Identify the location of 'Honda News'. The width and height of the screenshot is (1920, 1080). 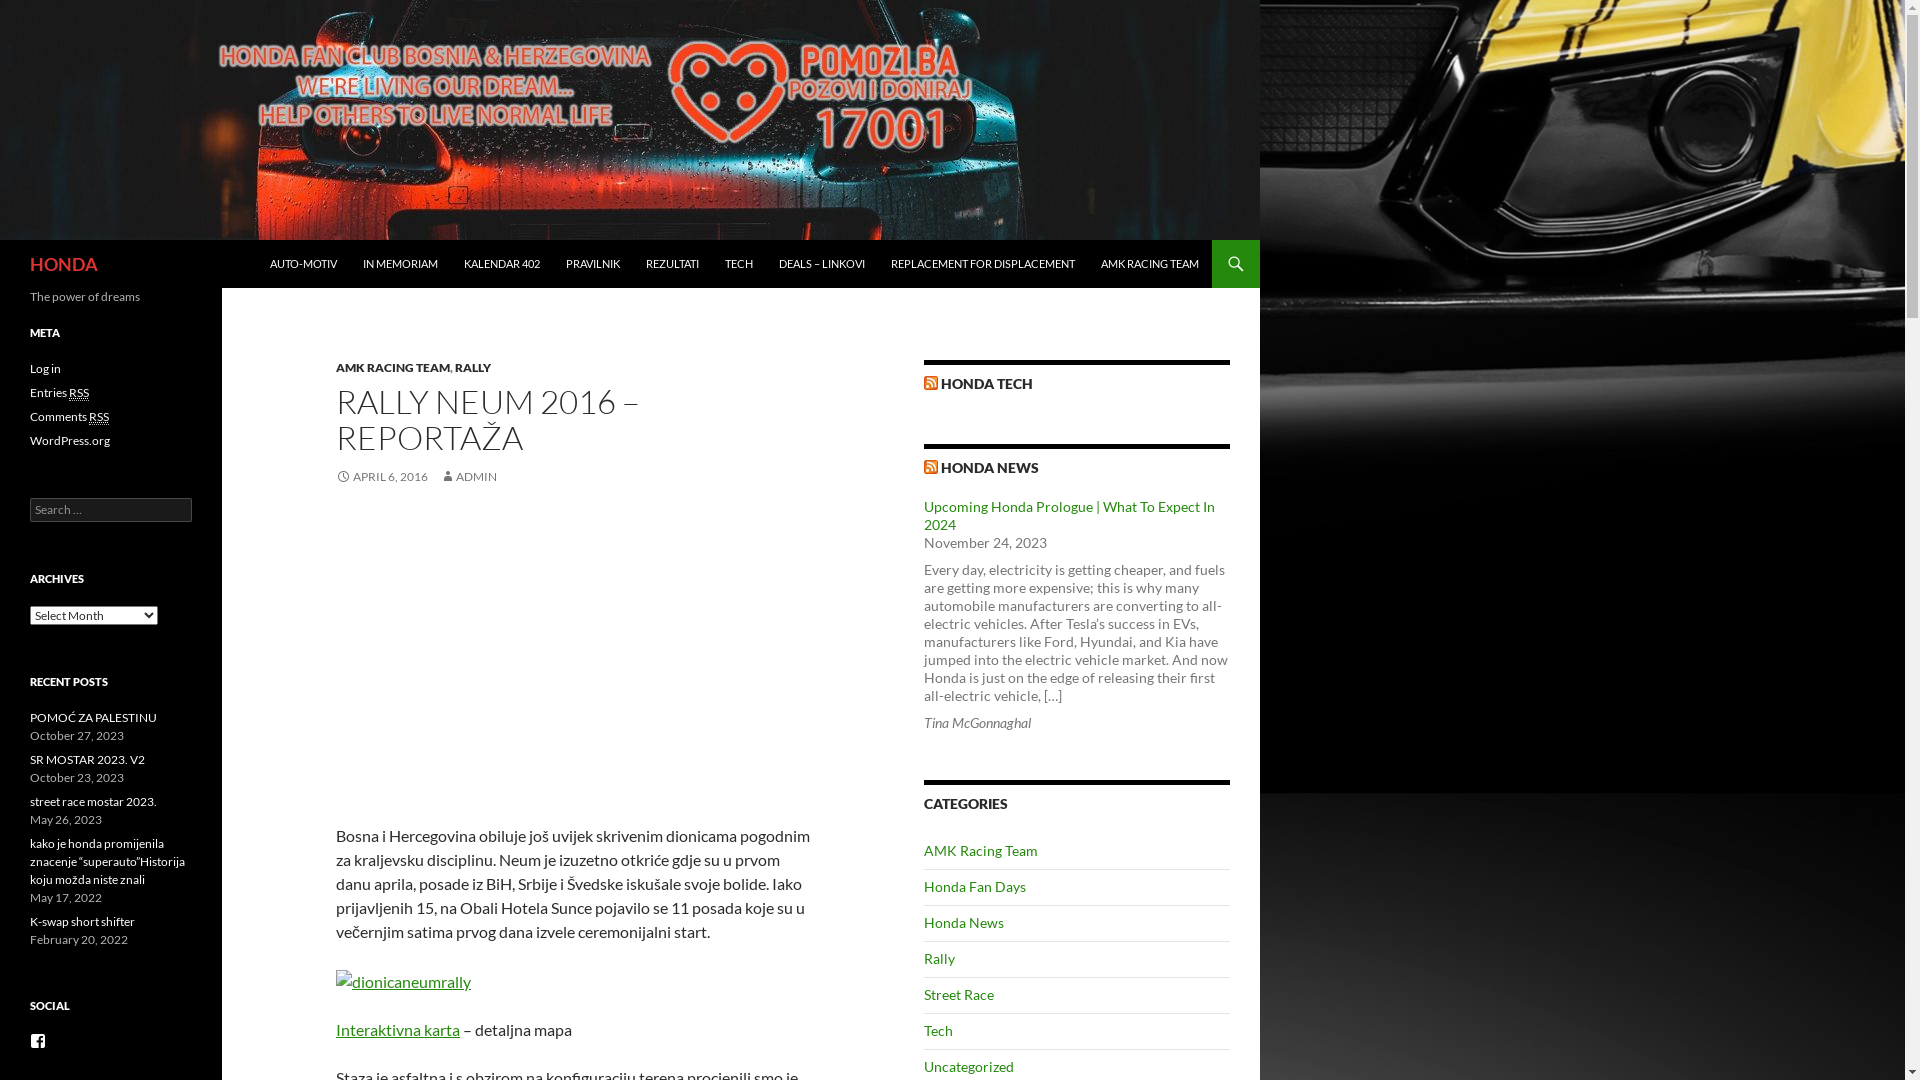
(964, 922).